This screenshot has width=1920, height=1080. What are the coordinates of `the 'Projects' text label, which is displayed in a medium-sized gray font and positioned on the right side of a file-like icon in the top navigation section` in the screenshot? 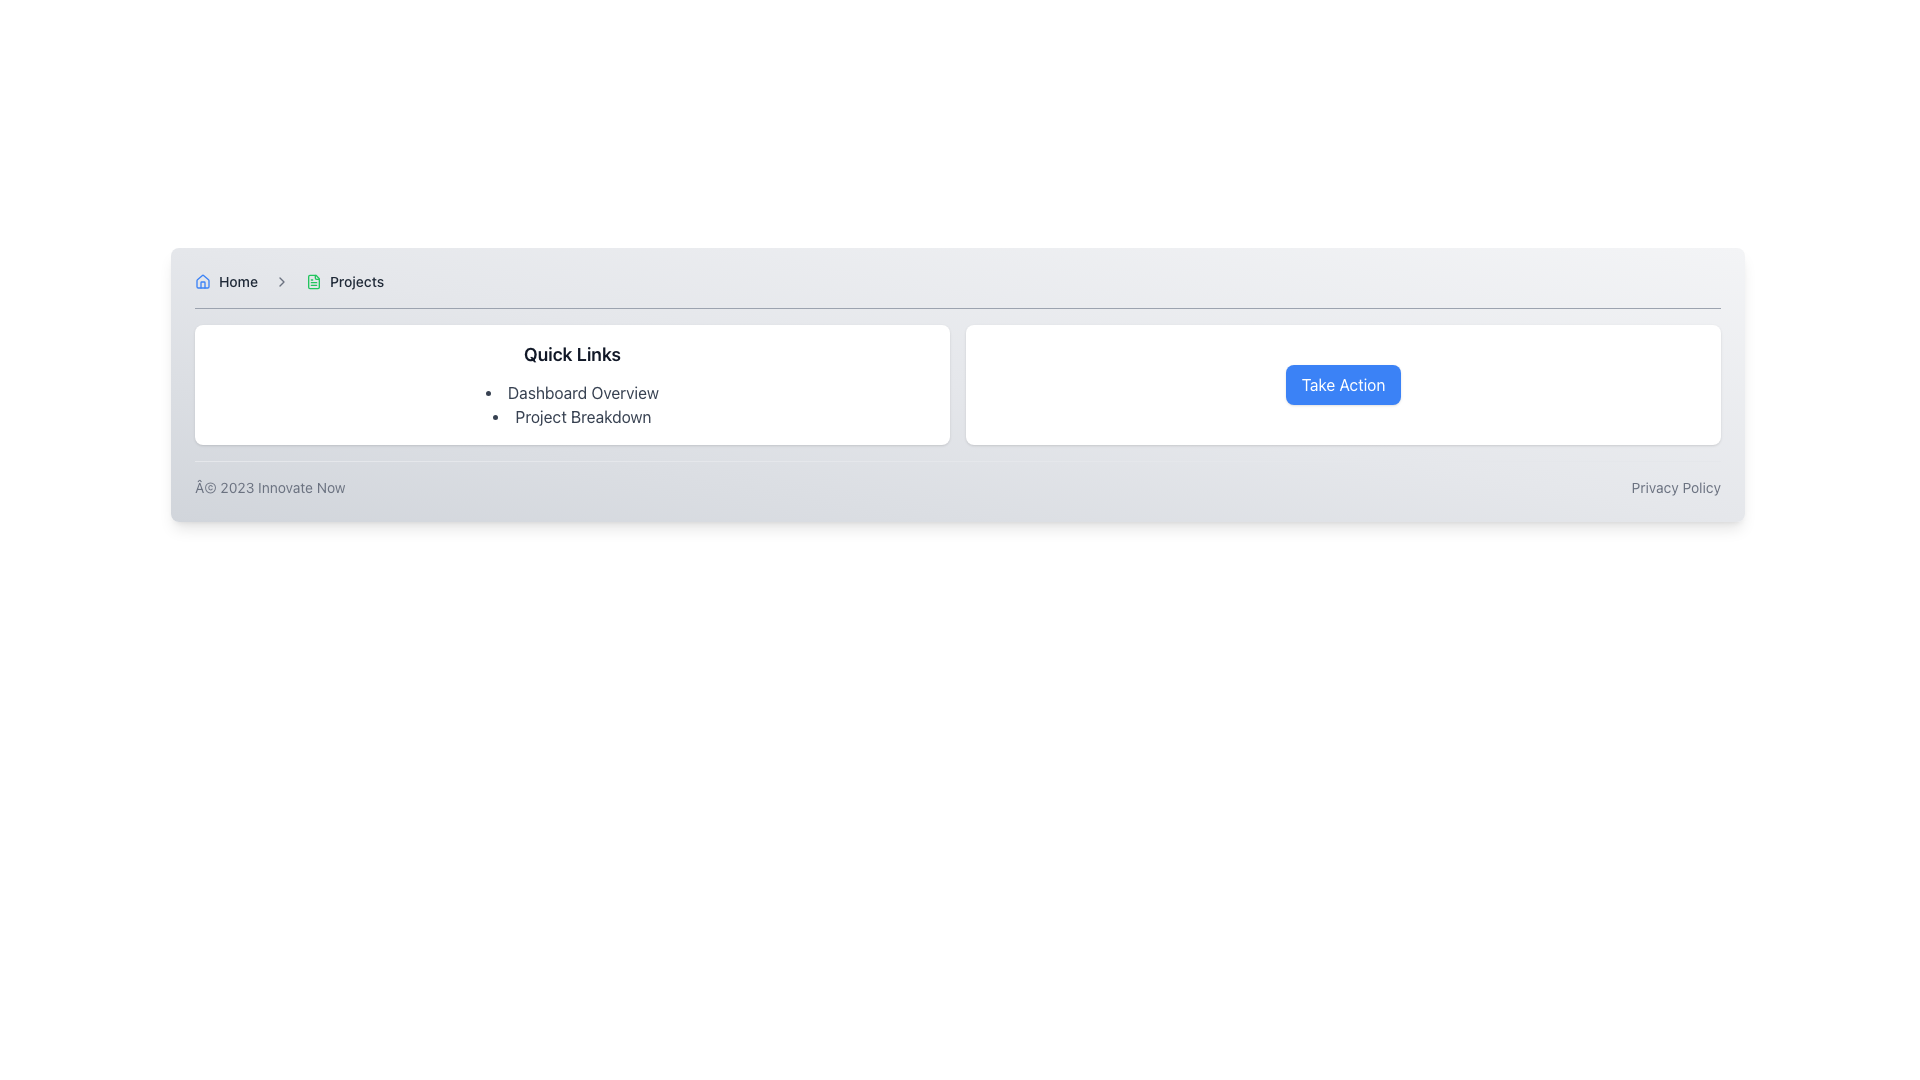 It's located at (357, 281).